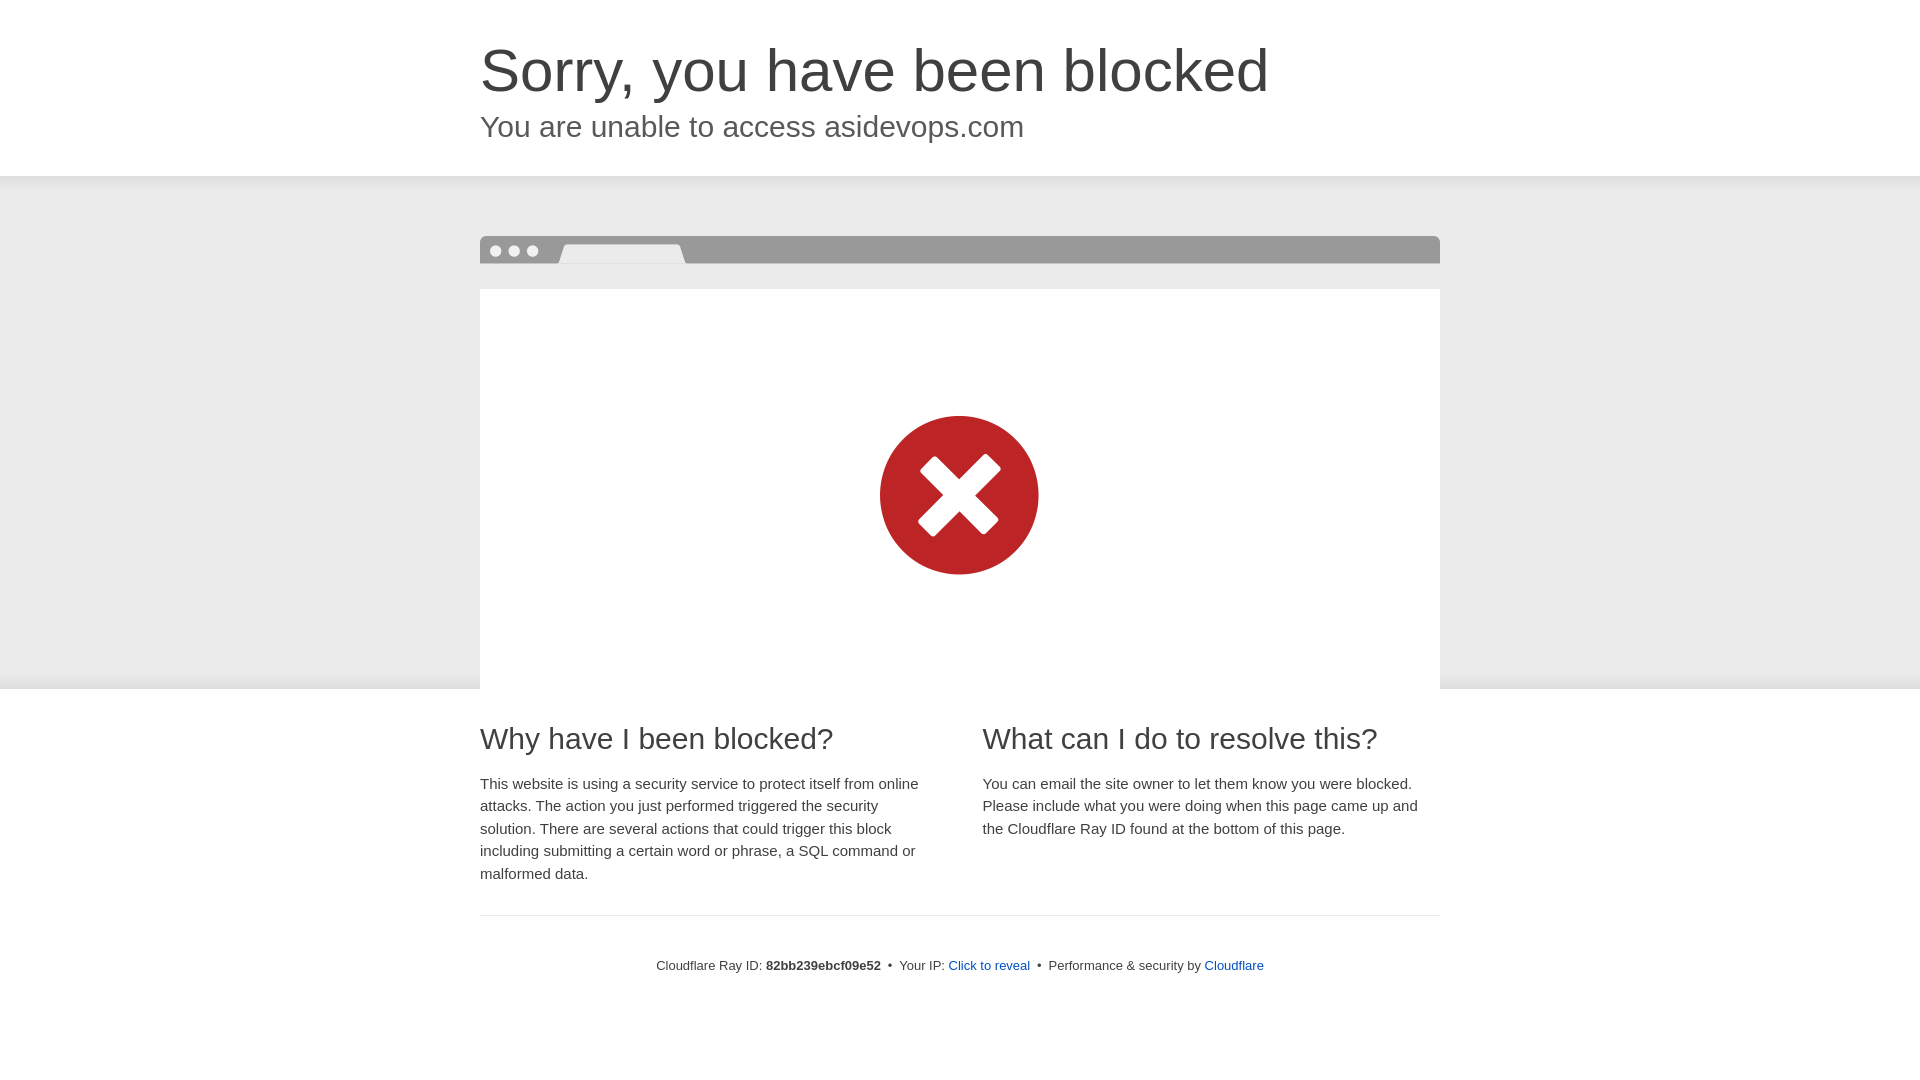 This screenshot has width=1920, height=1080. Describe the element at coordinates (989, 964) in the screenshot. I see `'Click to reveal'` at that location.